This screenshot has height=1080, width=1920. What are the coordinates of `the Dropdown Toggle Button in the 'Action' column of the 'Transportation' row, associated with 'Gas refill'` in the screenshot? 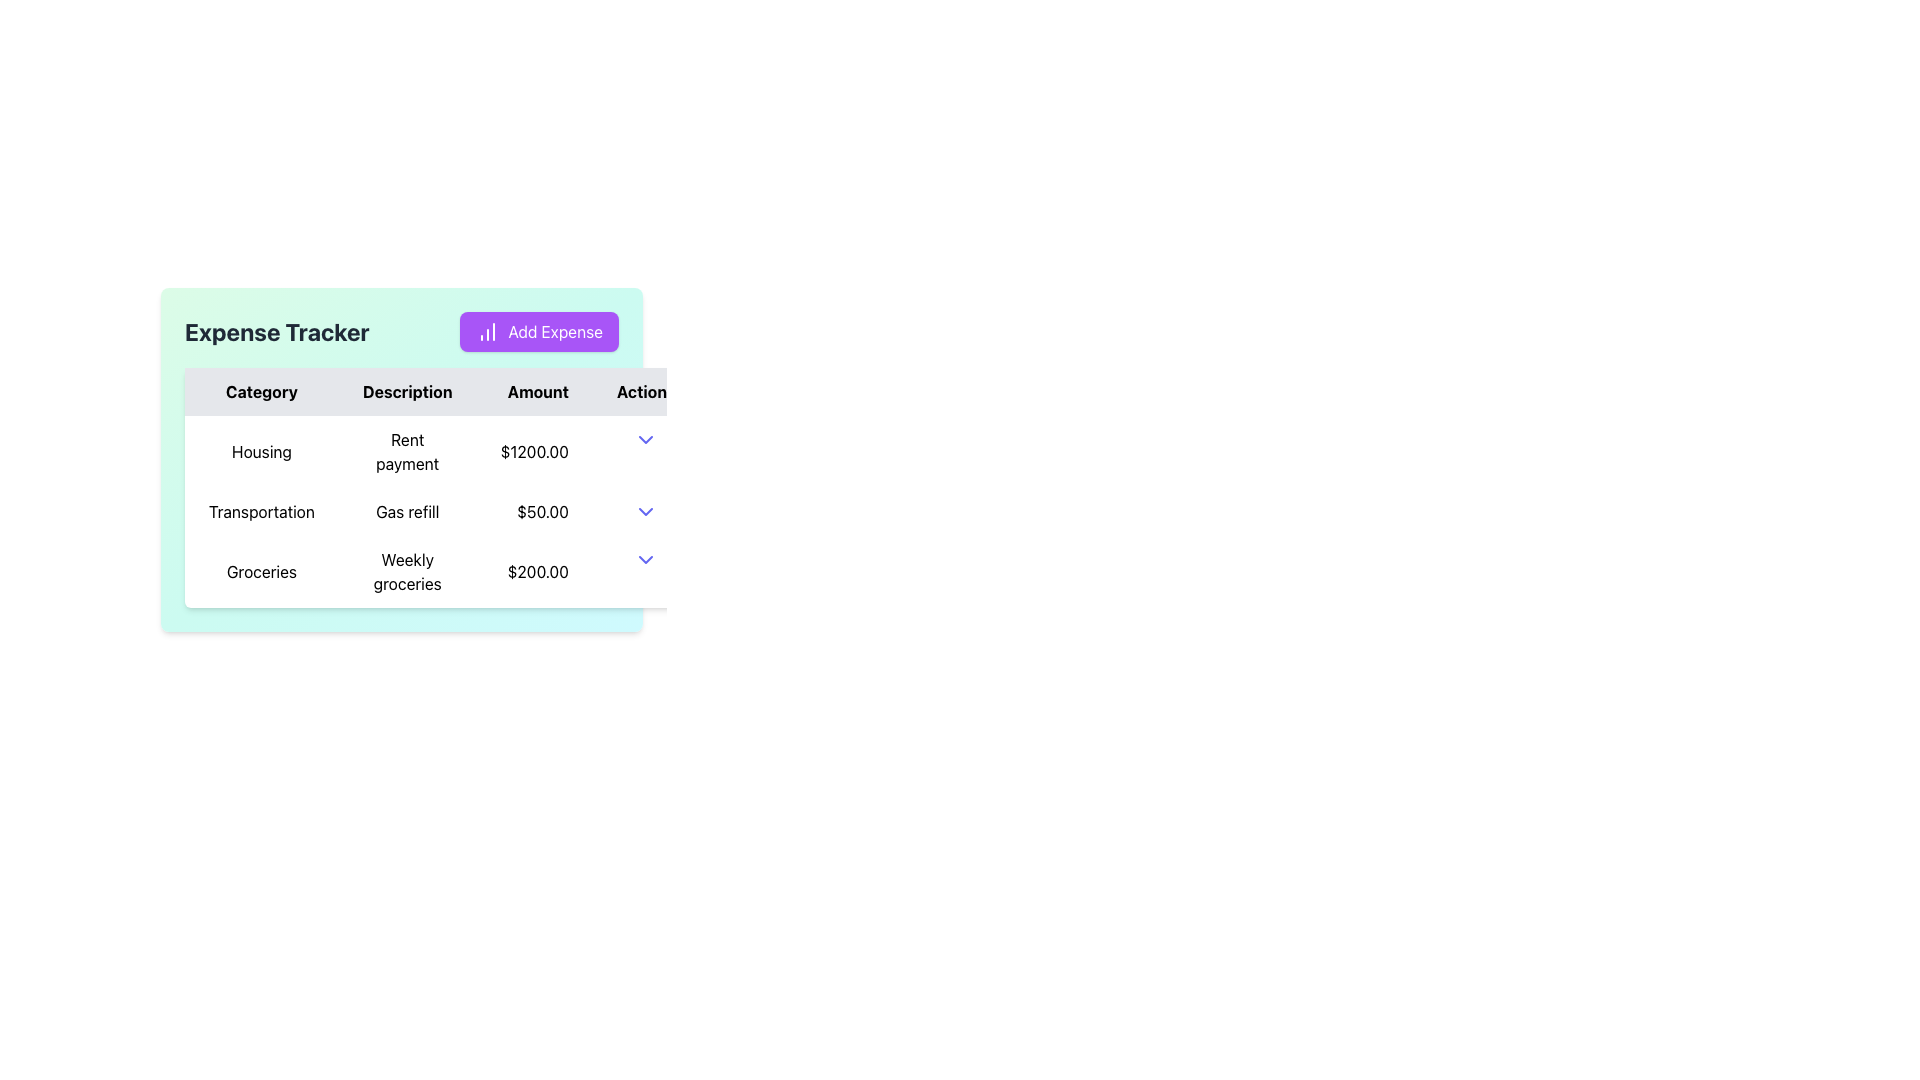 It's located at (646, 511).